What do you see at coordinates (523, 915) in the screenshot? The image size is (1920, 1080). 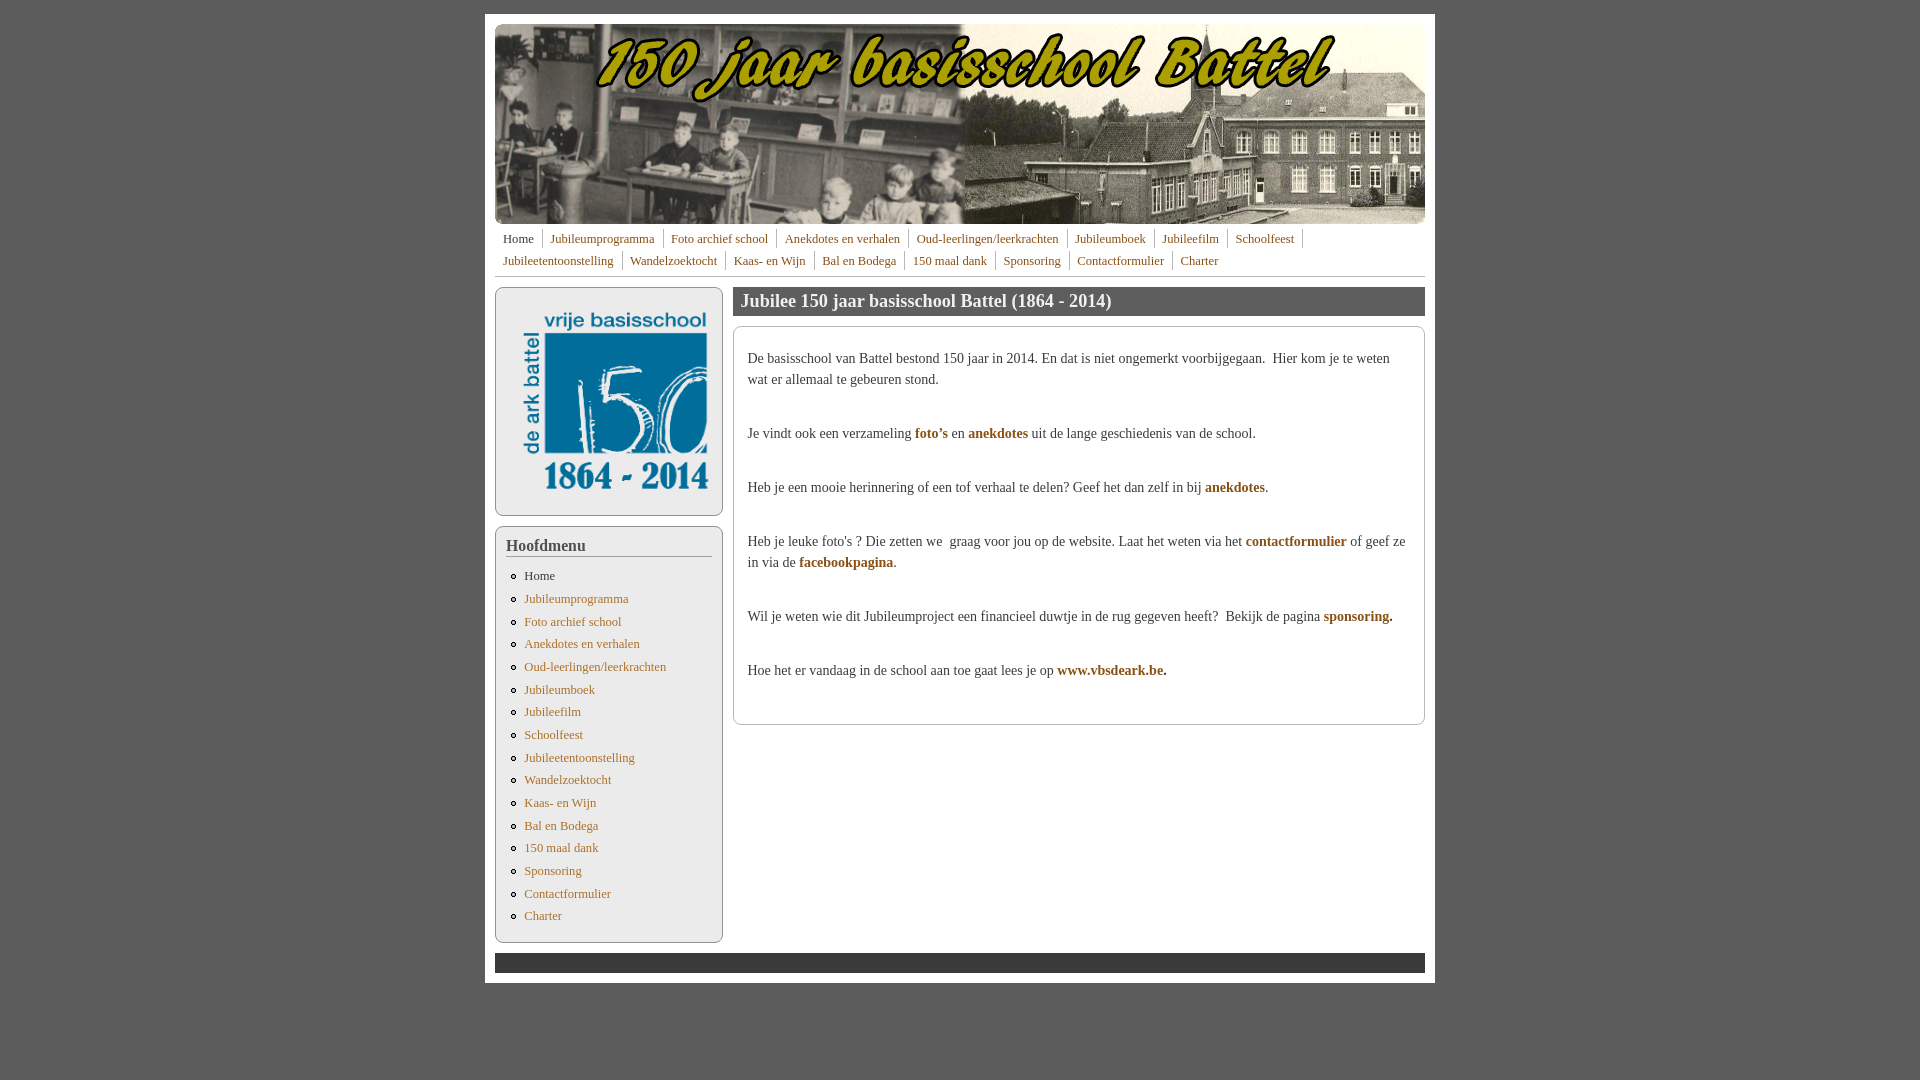 I see `'Charter'` at bounding box center [523, 915].